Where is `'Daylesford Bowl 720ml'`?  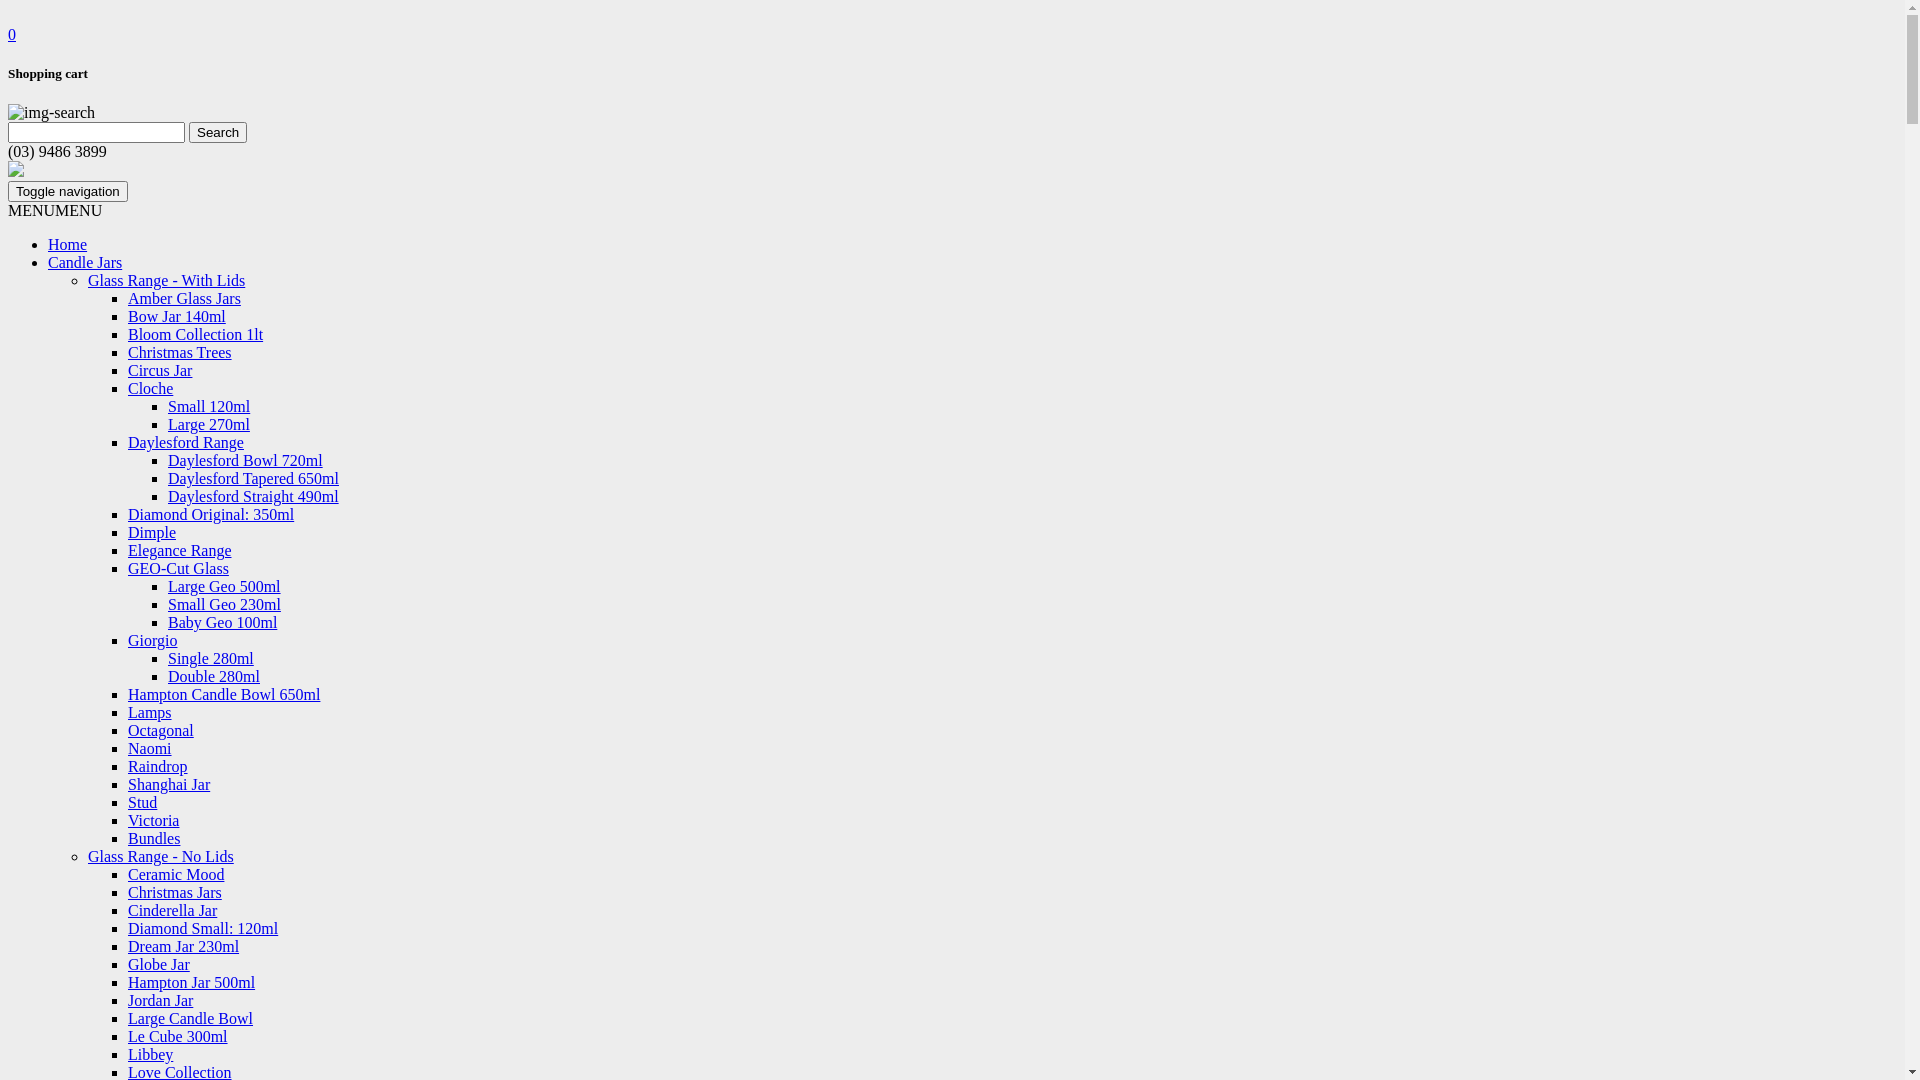
'Daylesford Bowl 720ml' is located at coordinates (244, 460).